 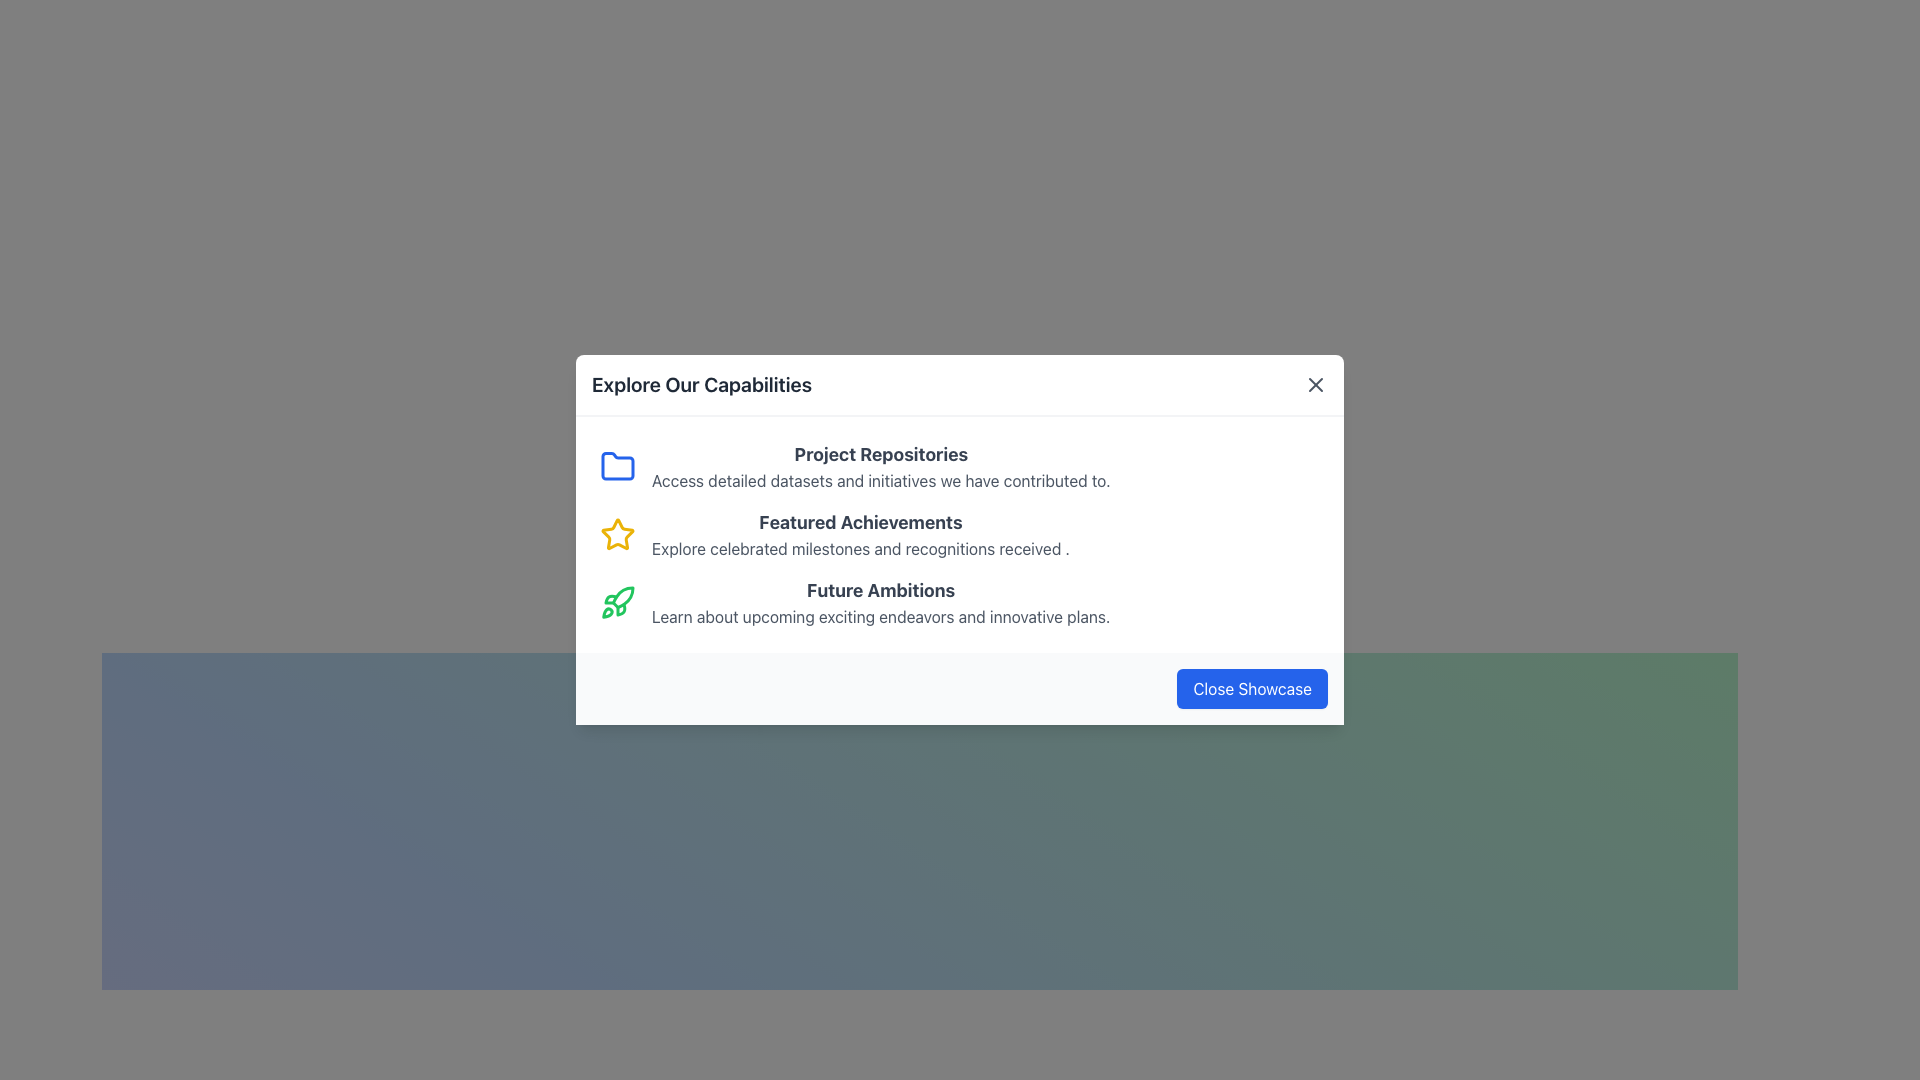 I want to click on the first list item featuring a blue folder icon and the text 'Project Repositories', so click(x=960, y=466).